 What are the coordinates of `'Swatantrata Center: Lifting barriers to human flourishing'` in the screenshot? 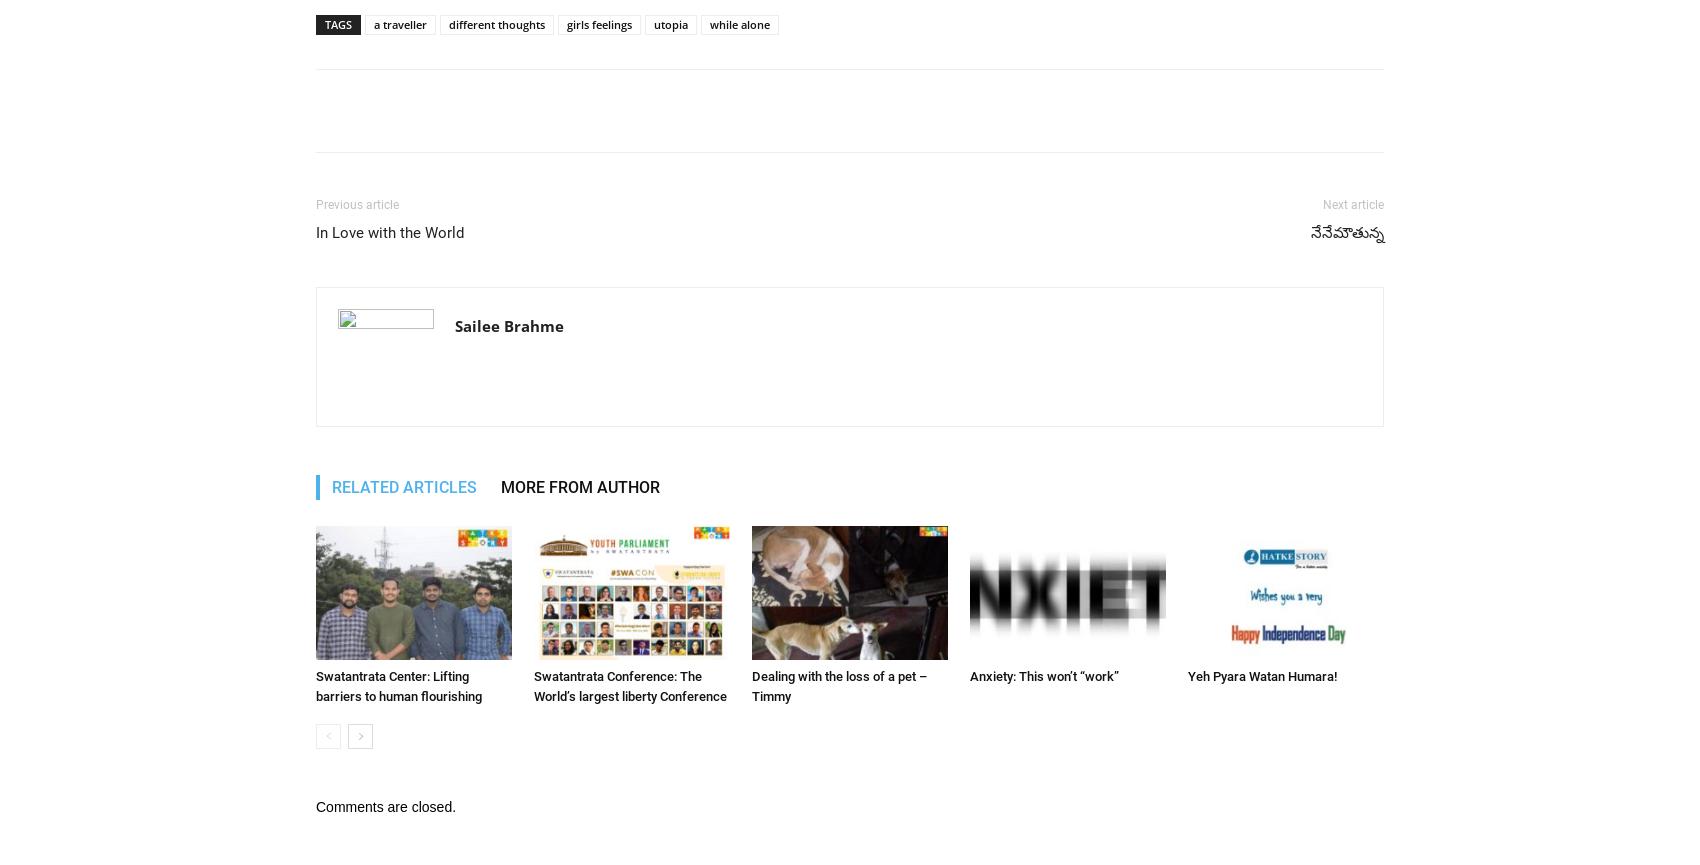 It's located at (397, 686).